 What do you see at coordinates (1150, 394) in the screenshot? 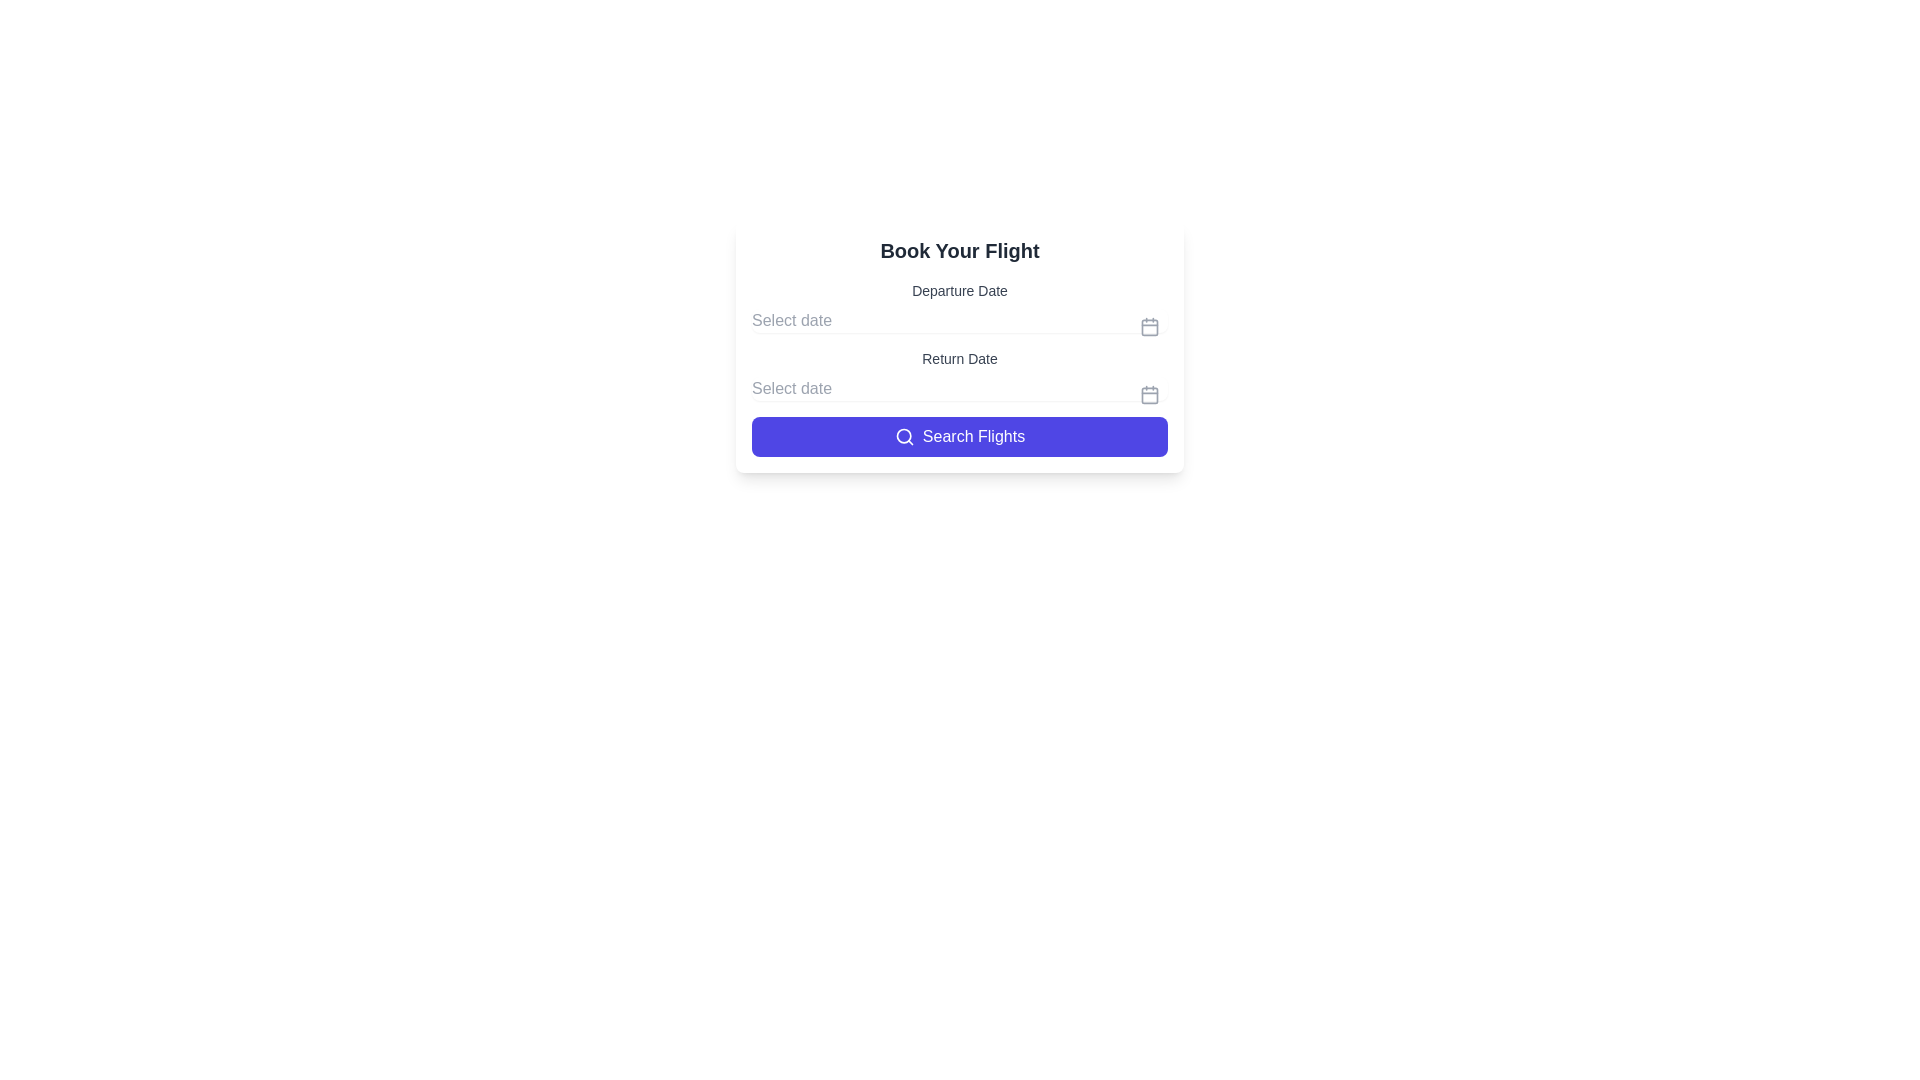
I see `the calendar icon button located to the right of the return date text field` at bounding box center [1150, 394].